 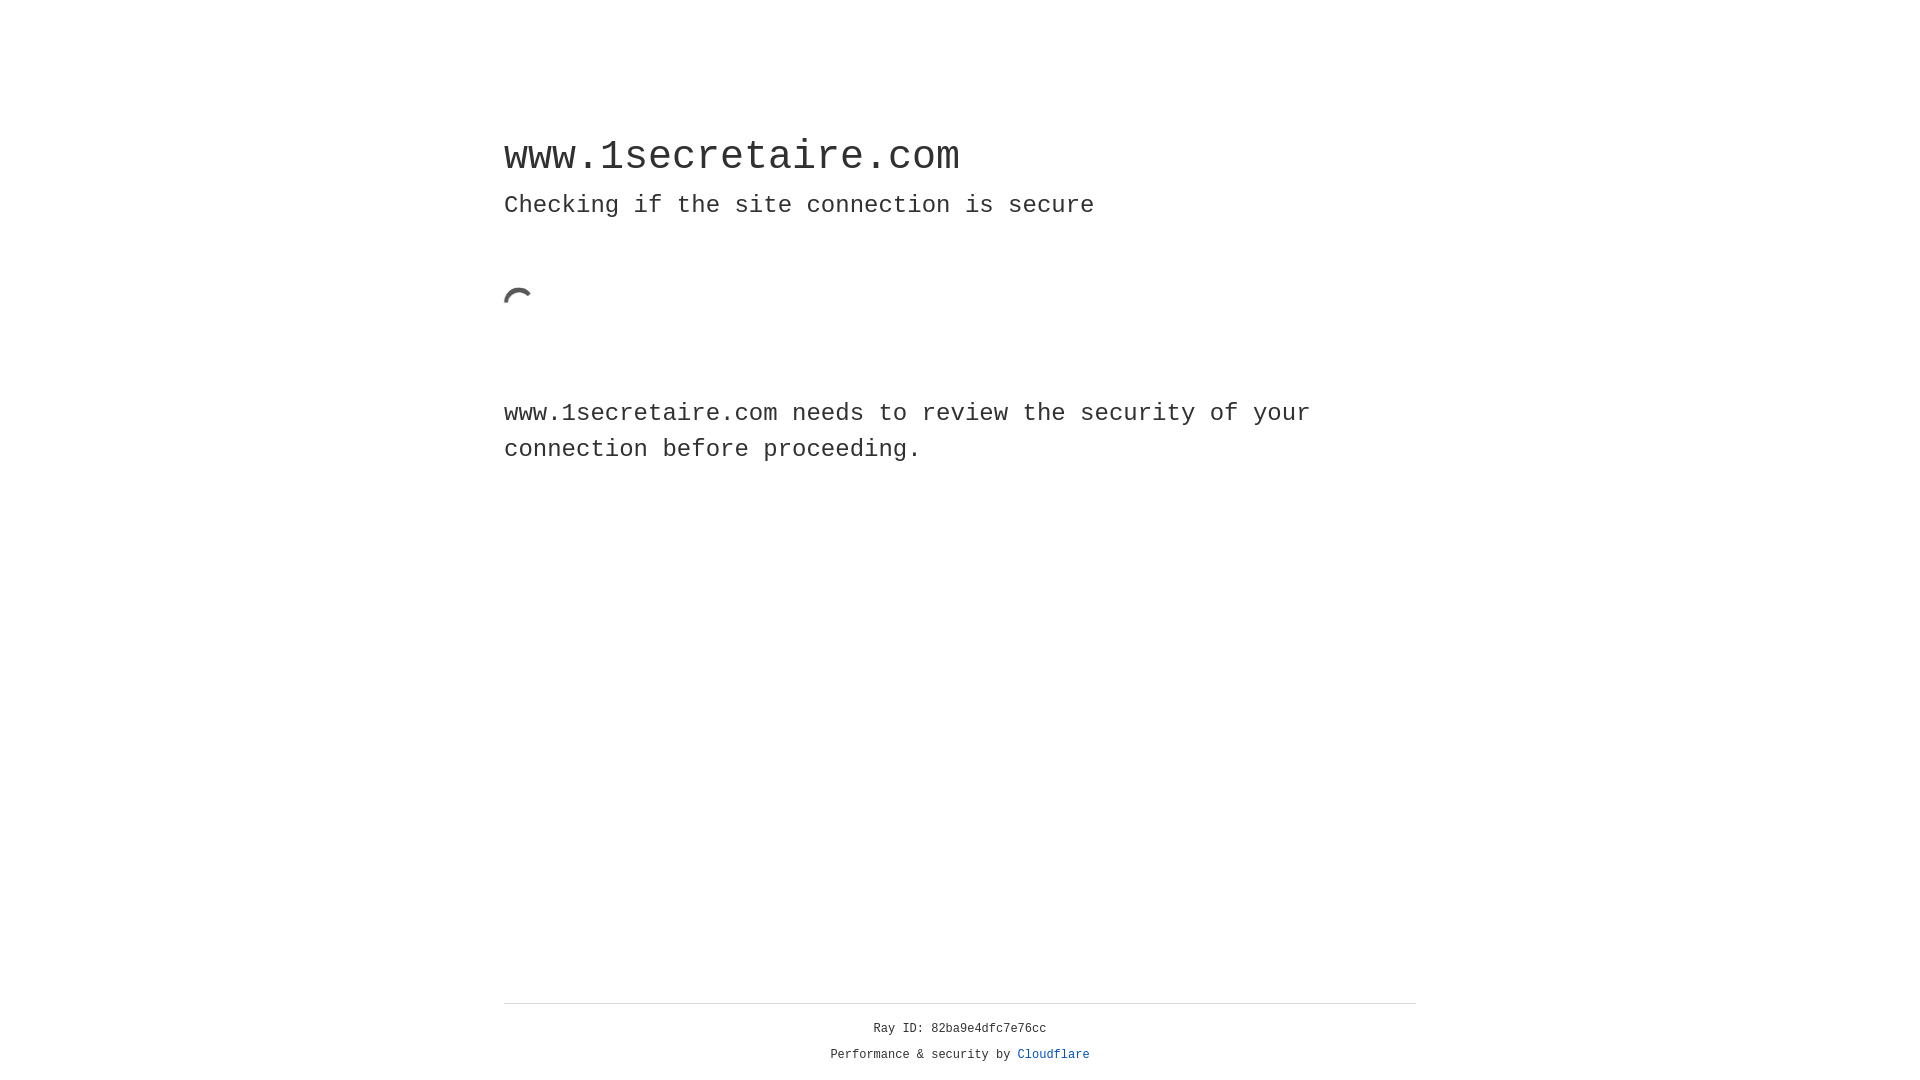 I want to click on 'Cloudflare', so click(x=1053, y=1054).